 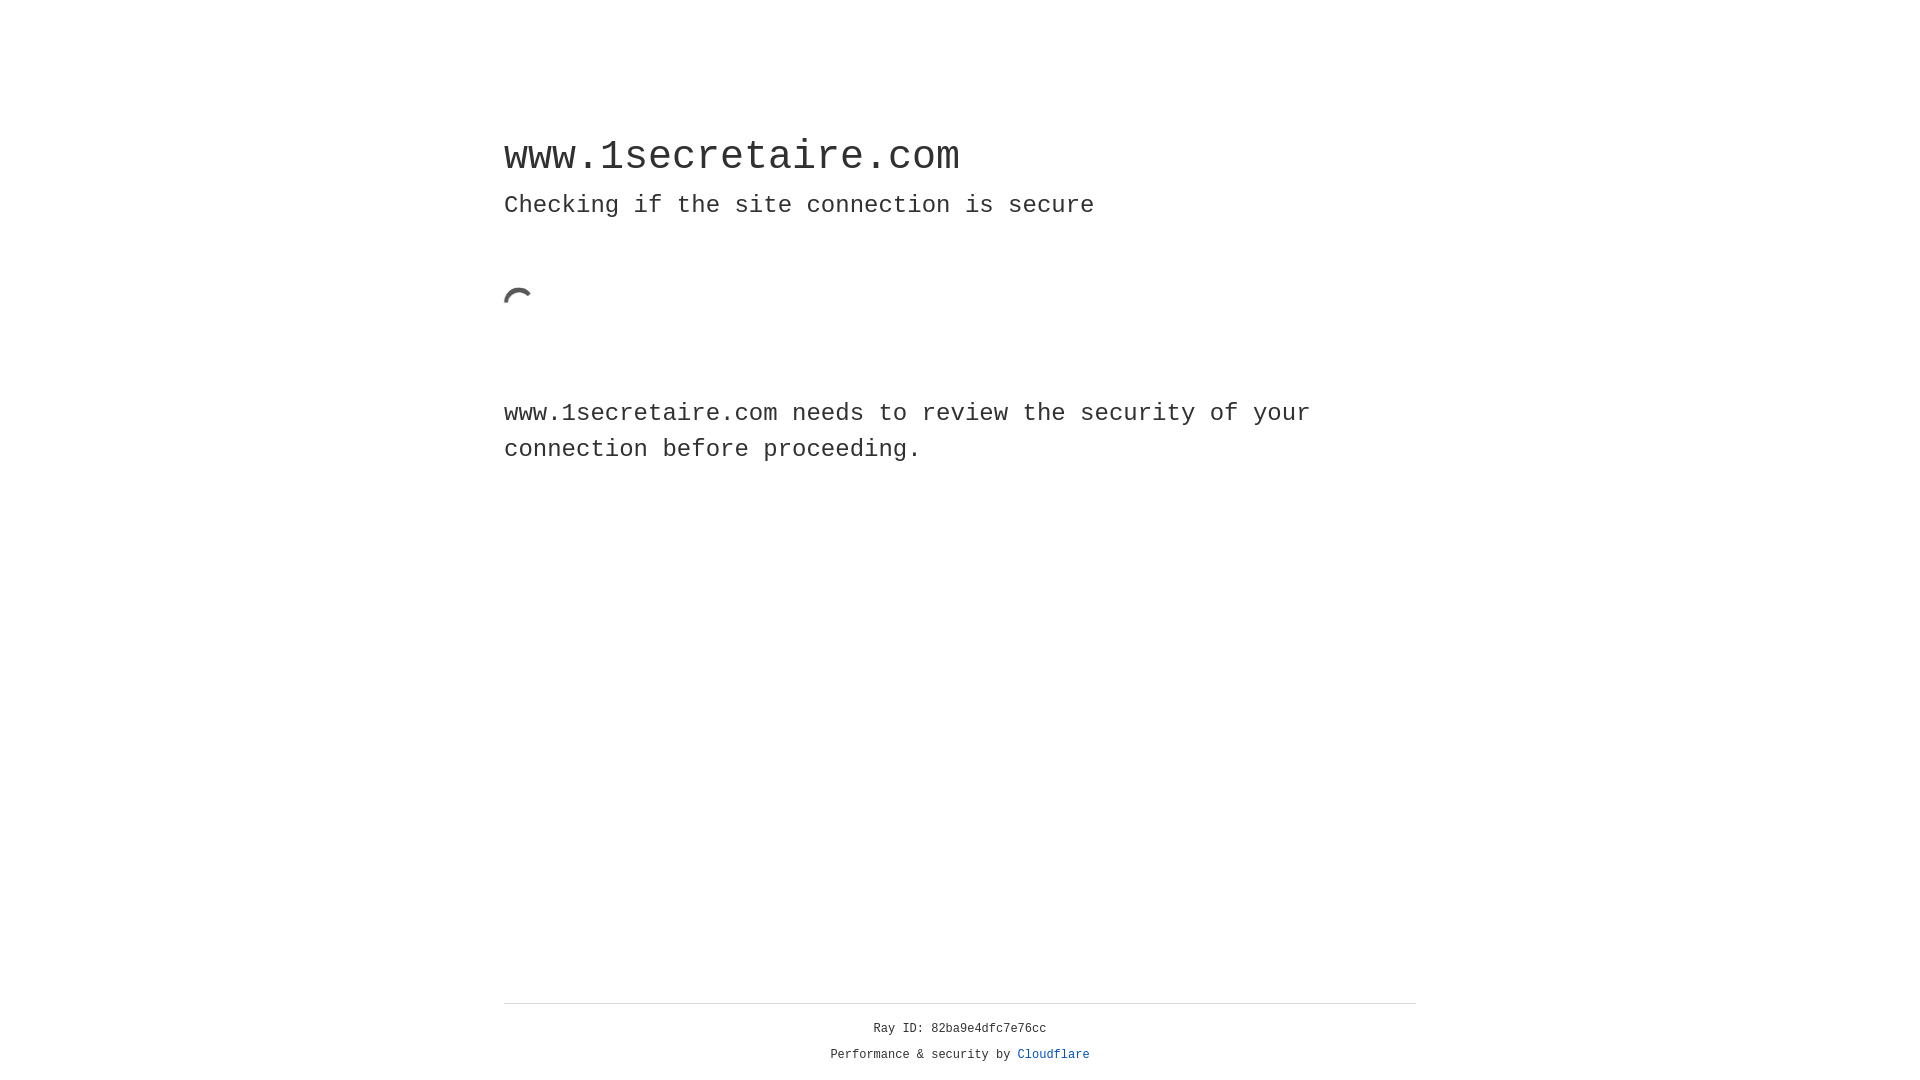 I want to click on 'Cloudflare', so click(x=1053, y=1054).